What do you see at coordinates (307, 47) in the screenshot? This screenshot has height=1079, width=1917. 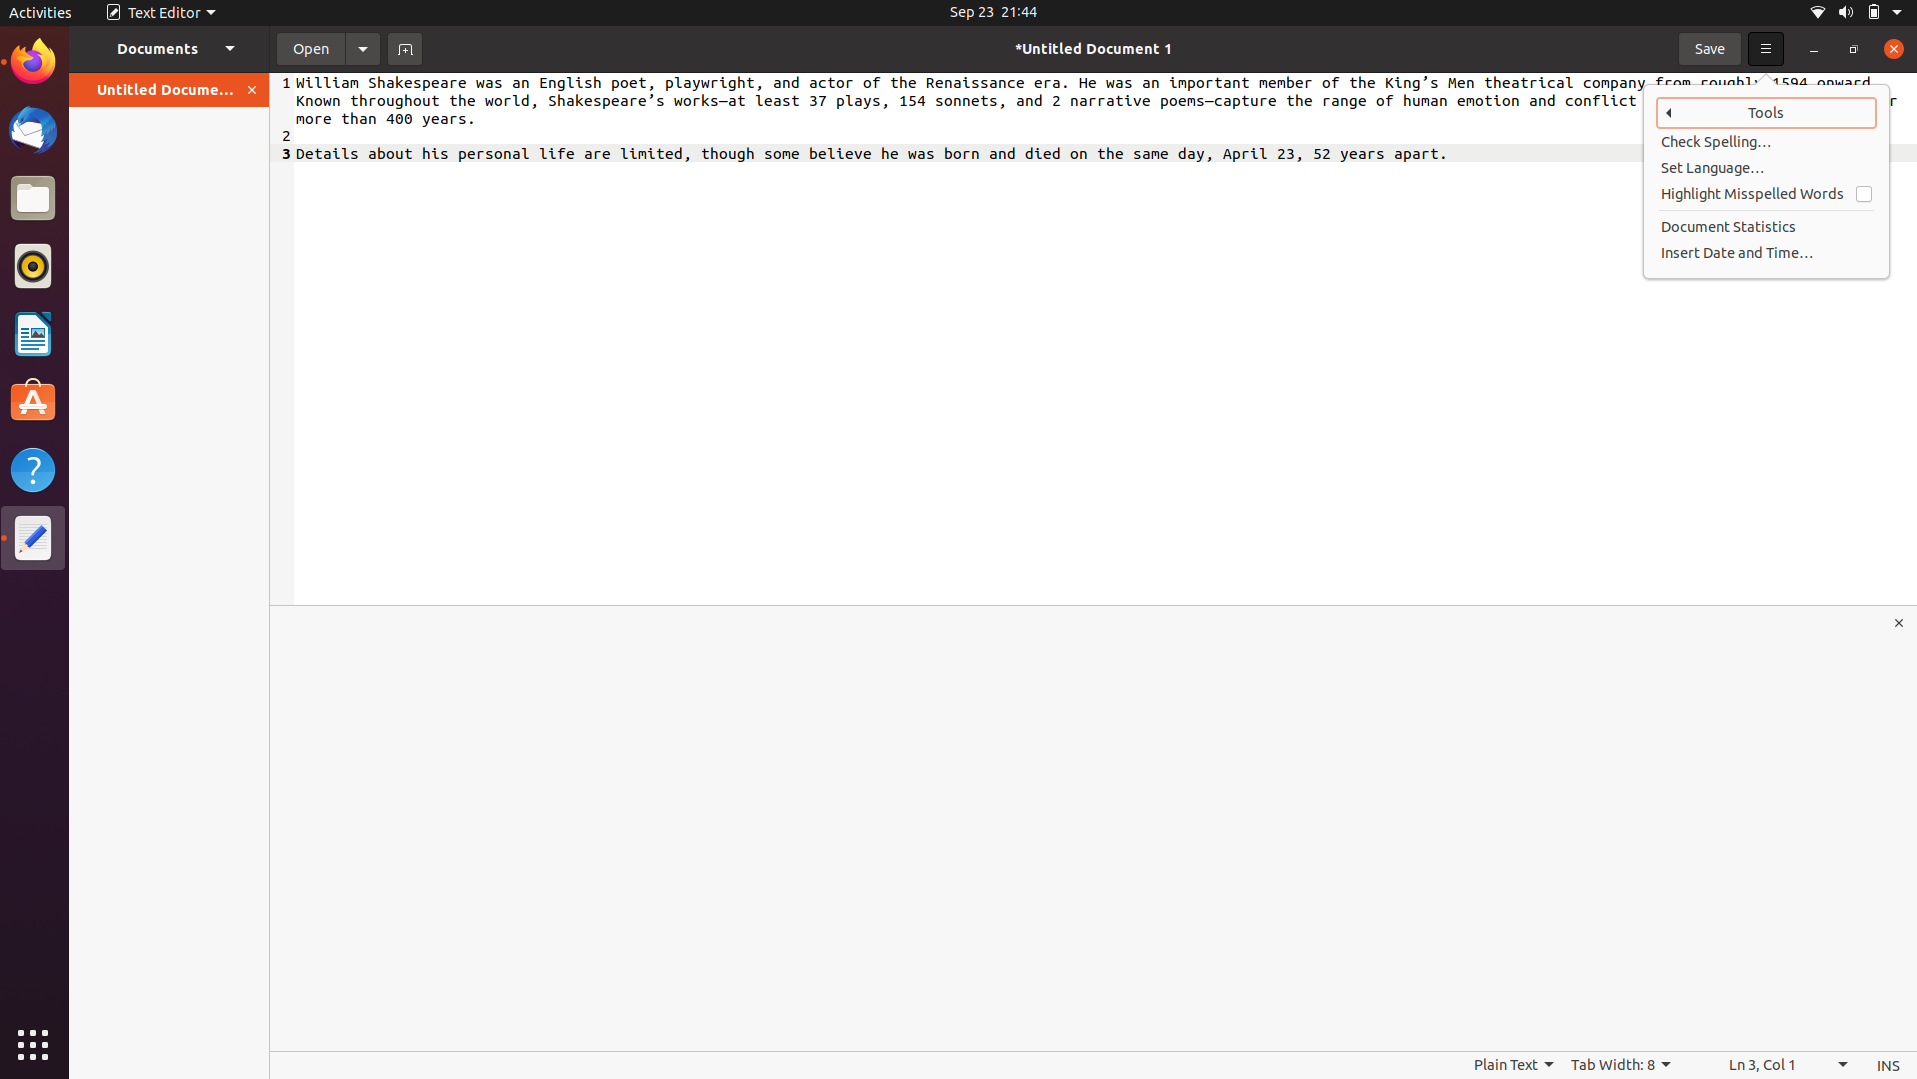 I see `the file named time.docx` at bounding box center [307, 47].